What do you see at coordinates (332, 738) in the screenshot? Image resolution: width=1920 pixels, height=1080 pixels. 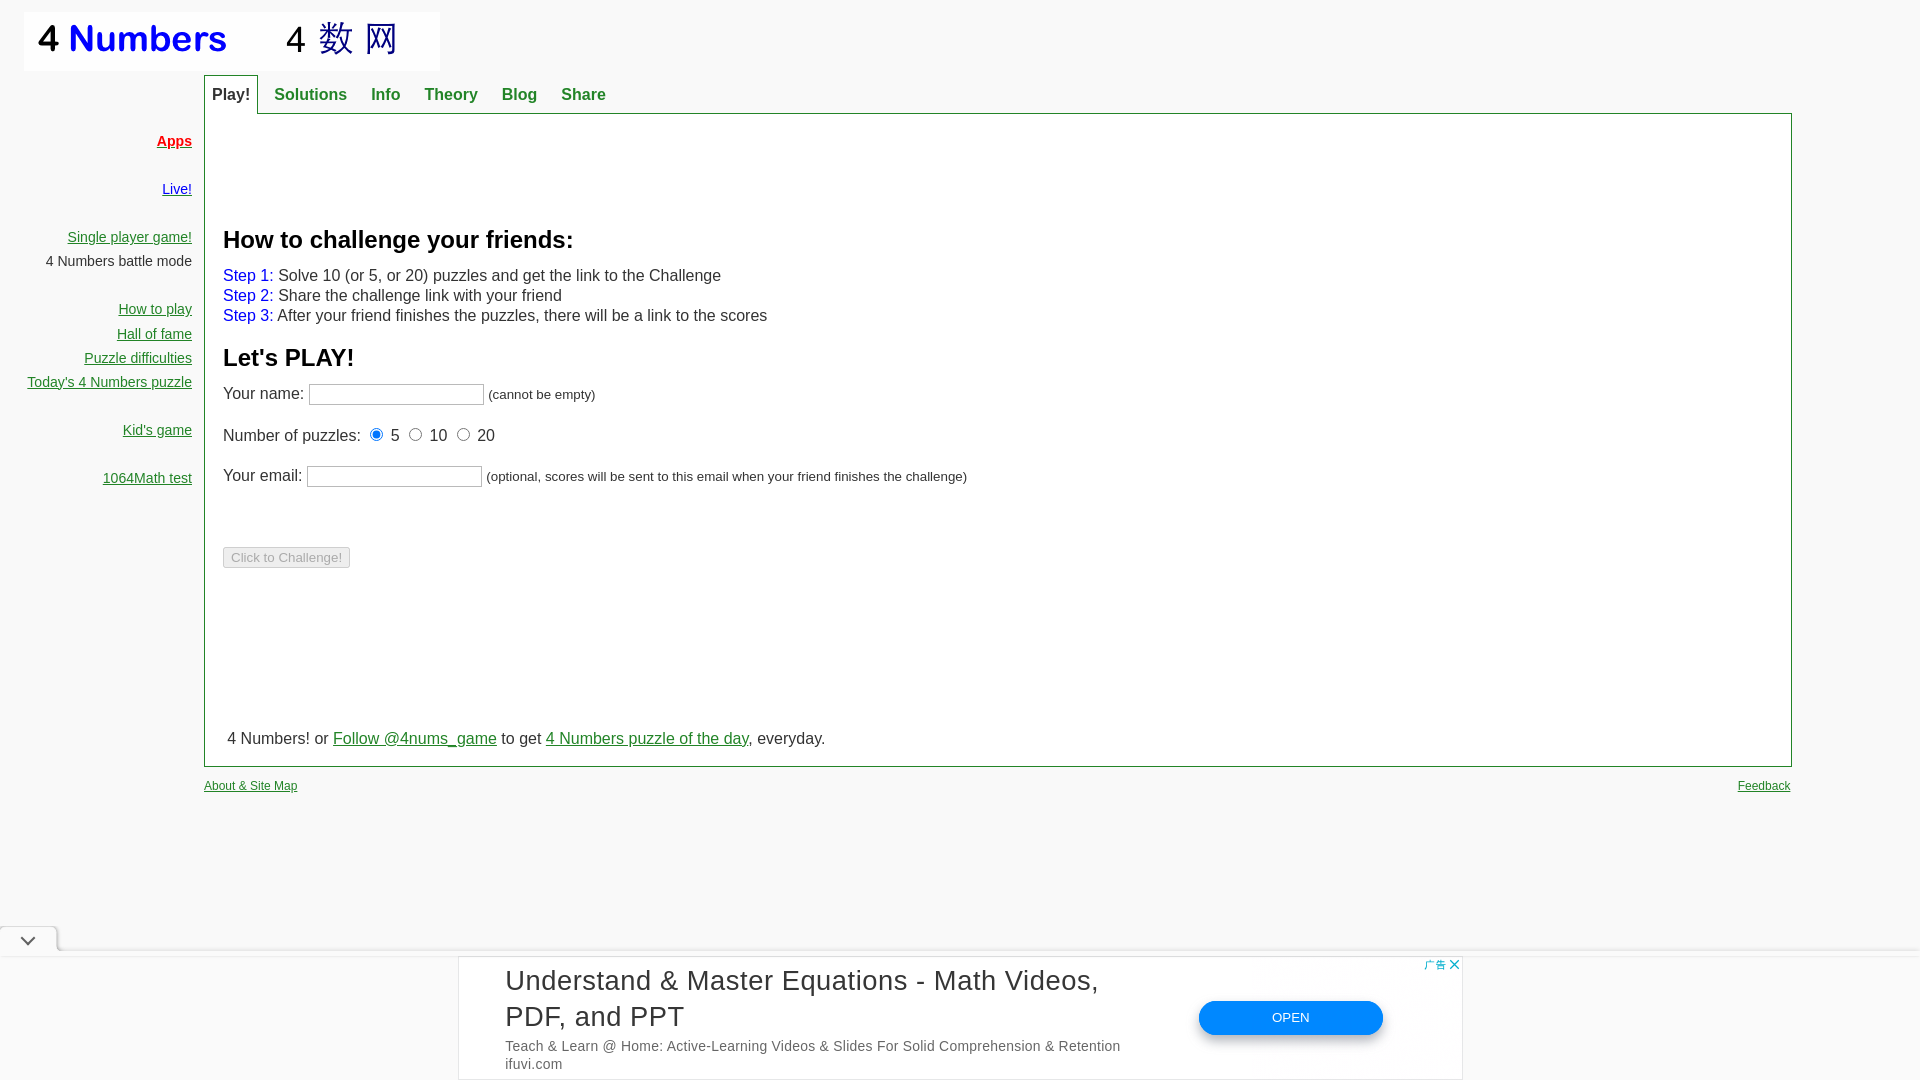 I see `'Follow @4nums_game'` at bounding box center [332, 738].